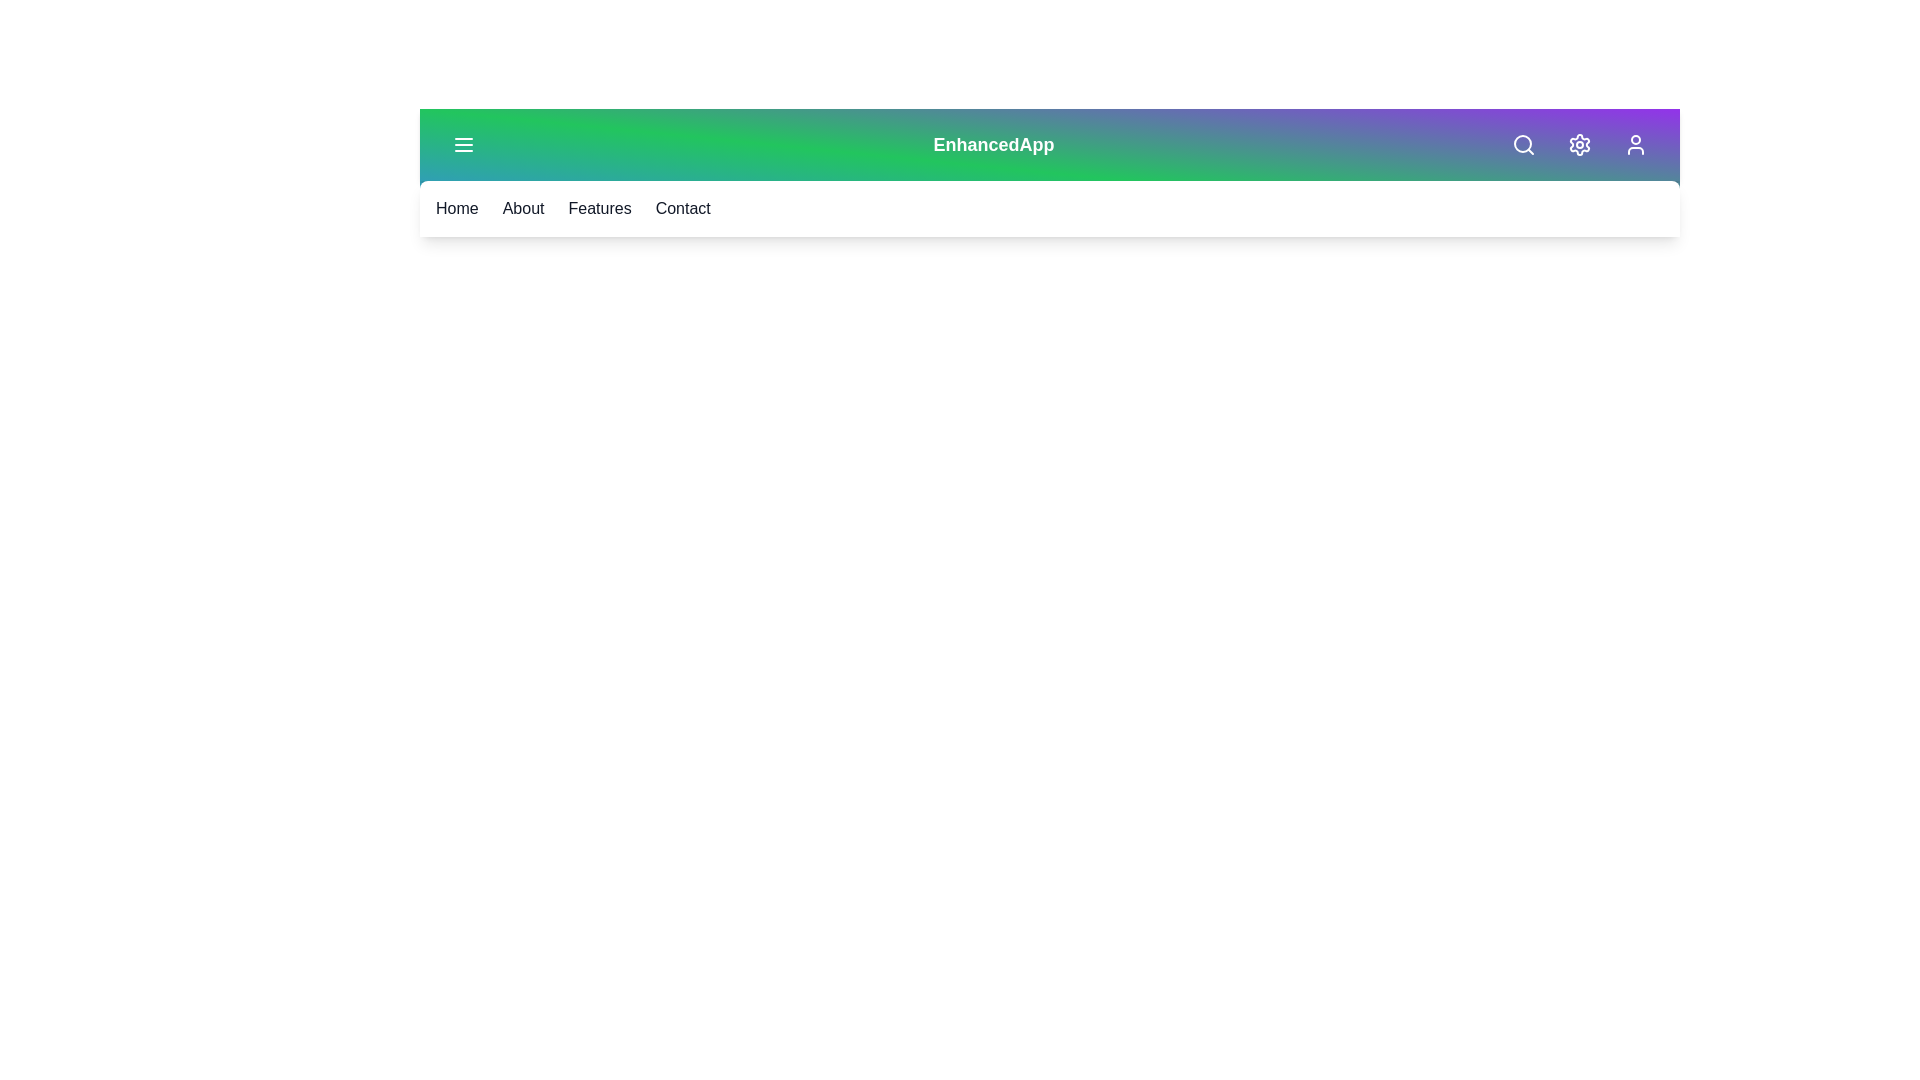  Describe the element at coordinates (463, 144) in the screenshot. I see `the menu button to toggle the menu visibility` at that location.